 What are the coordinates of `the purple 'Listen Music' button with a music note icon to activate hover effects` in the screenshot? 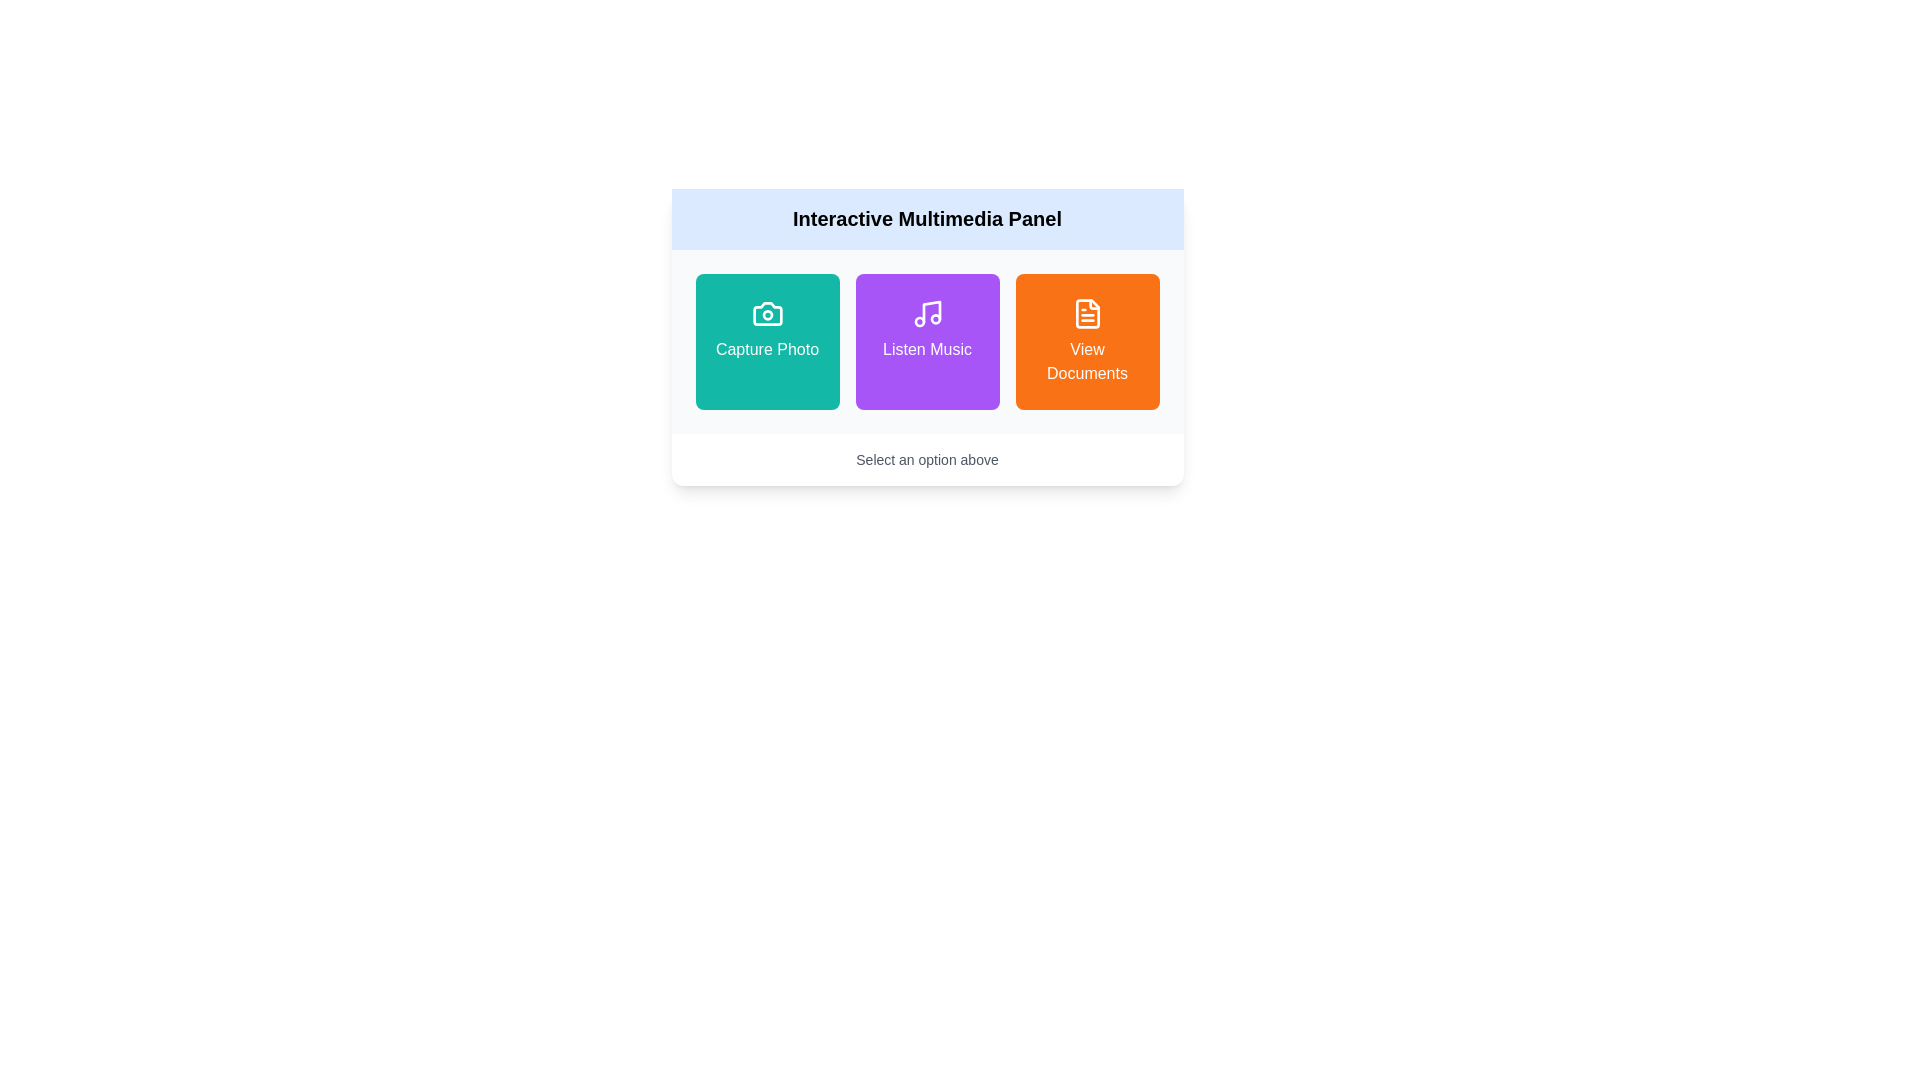 It's located at (926, 341).